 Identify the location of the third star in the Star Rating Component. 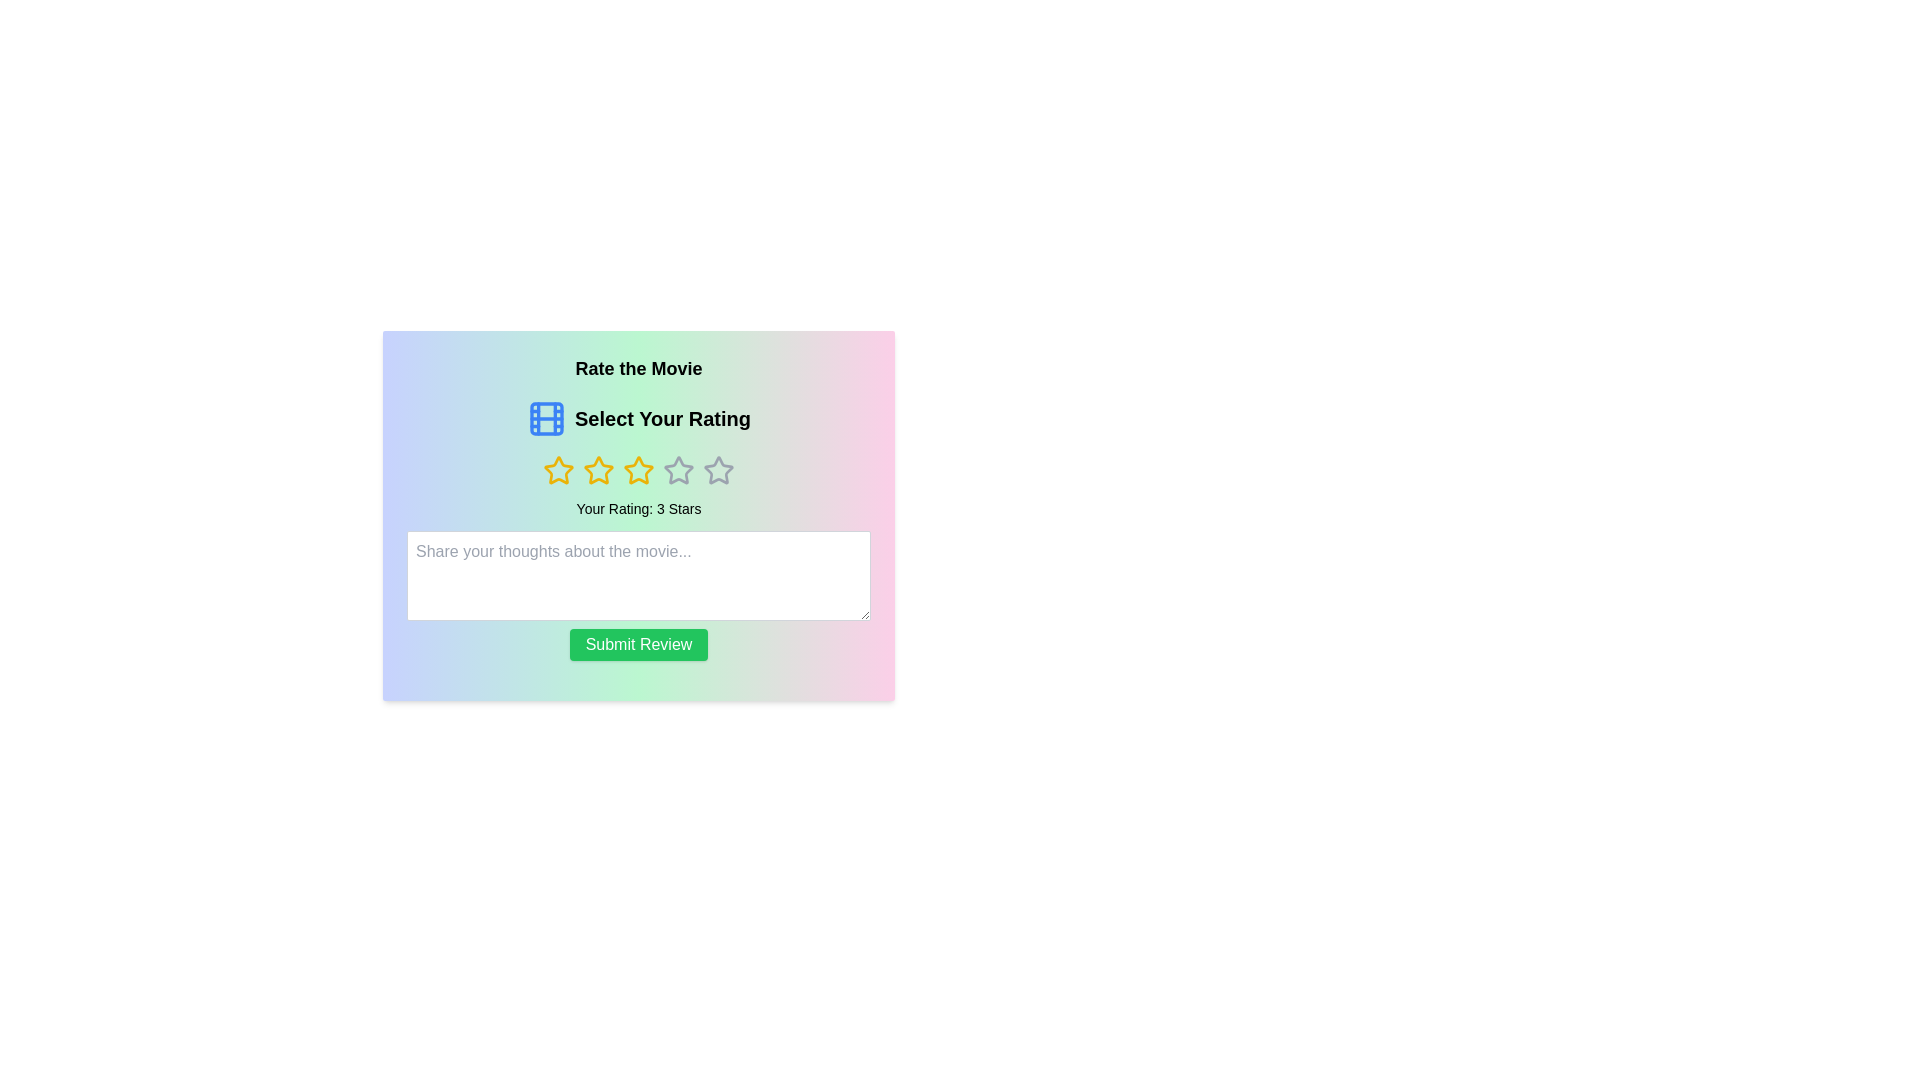
(558, 470).